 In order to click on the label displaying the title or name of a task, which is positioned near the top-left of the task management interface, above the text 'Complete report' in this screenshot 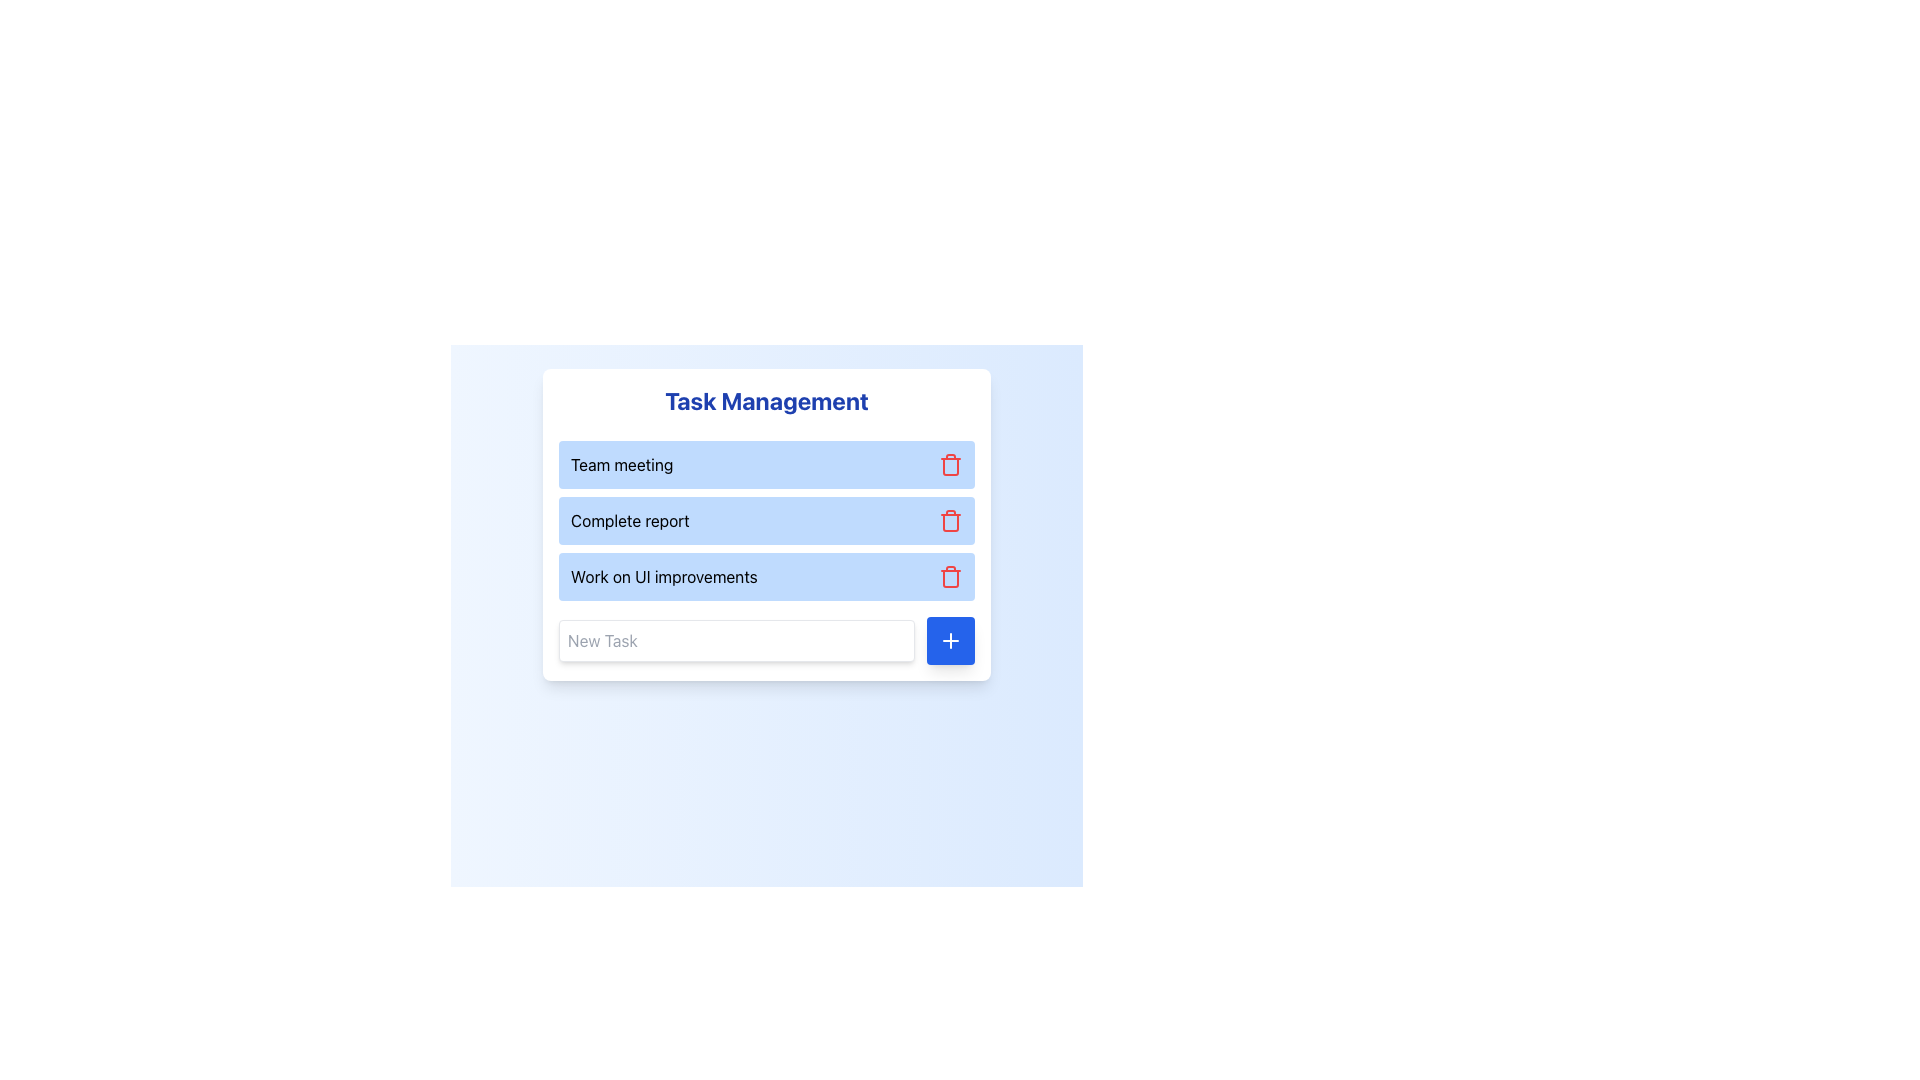, I will do `click(621, 465)`.